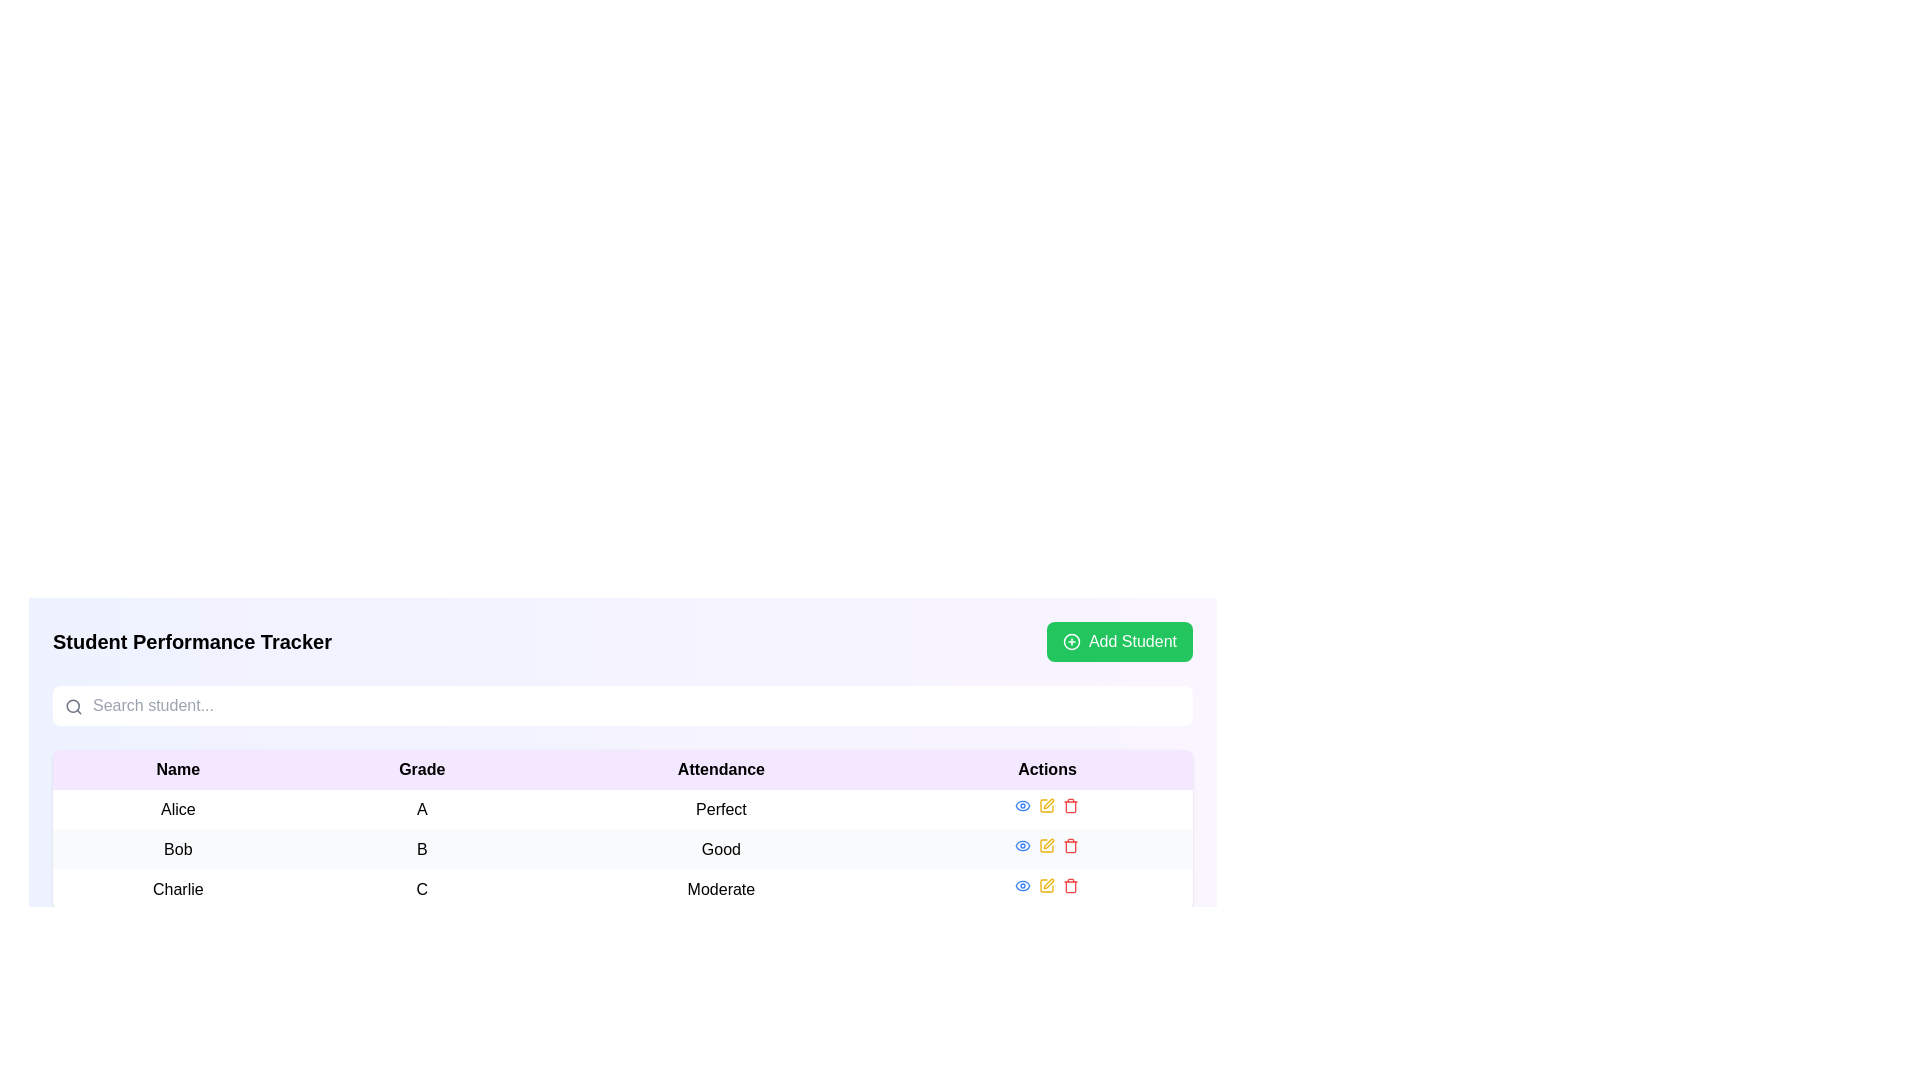  Describe the element at coordinates (1023, 805) in the screenshot. I see `the first interactive icon button in the 'Actions' section of the first row of the table` at that location.